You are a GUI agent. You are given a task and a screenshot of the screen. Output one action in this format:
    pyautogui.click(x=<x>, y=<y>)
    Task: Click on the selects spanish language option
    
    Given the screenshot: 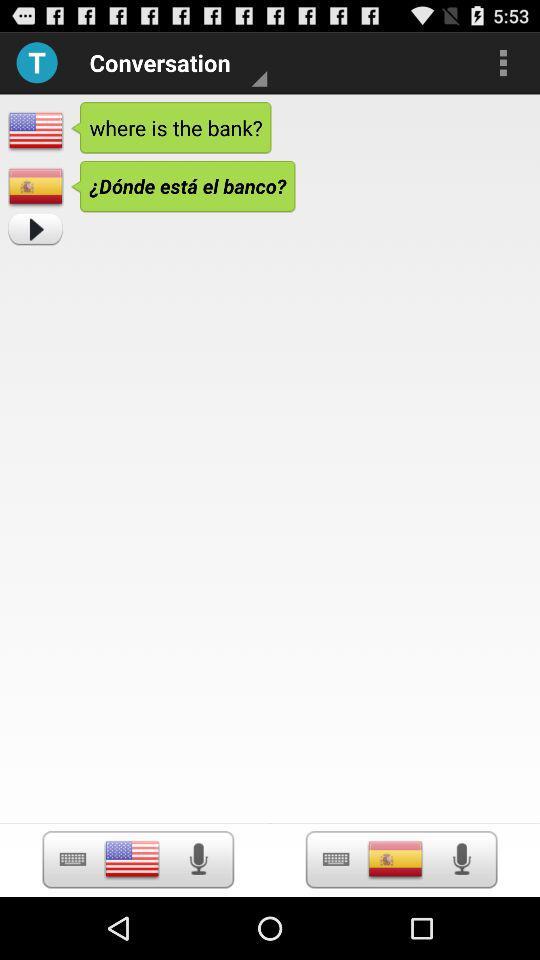 What is the action you would take?
    pyautogui.click(x=336, y=858)
    